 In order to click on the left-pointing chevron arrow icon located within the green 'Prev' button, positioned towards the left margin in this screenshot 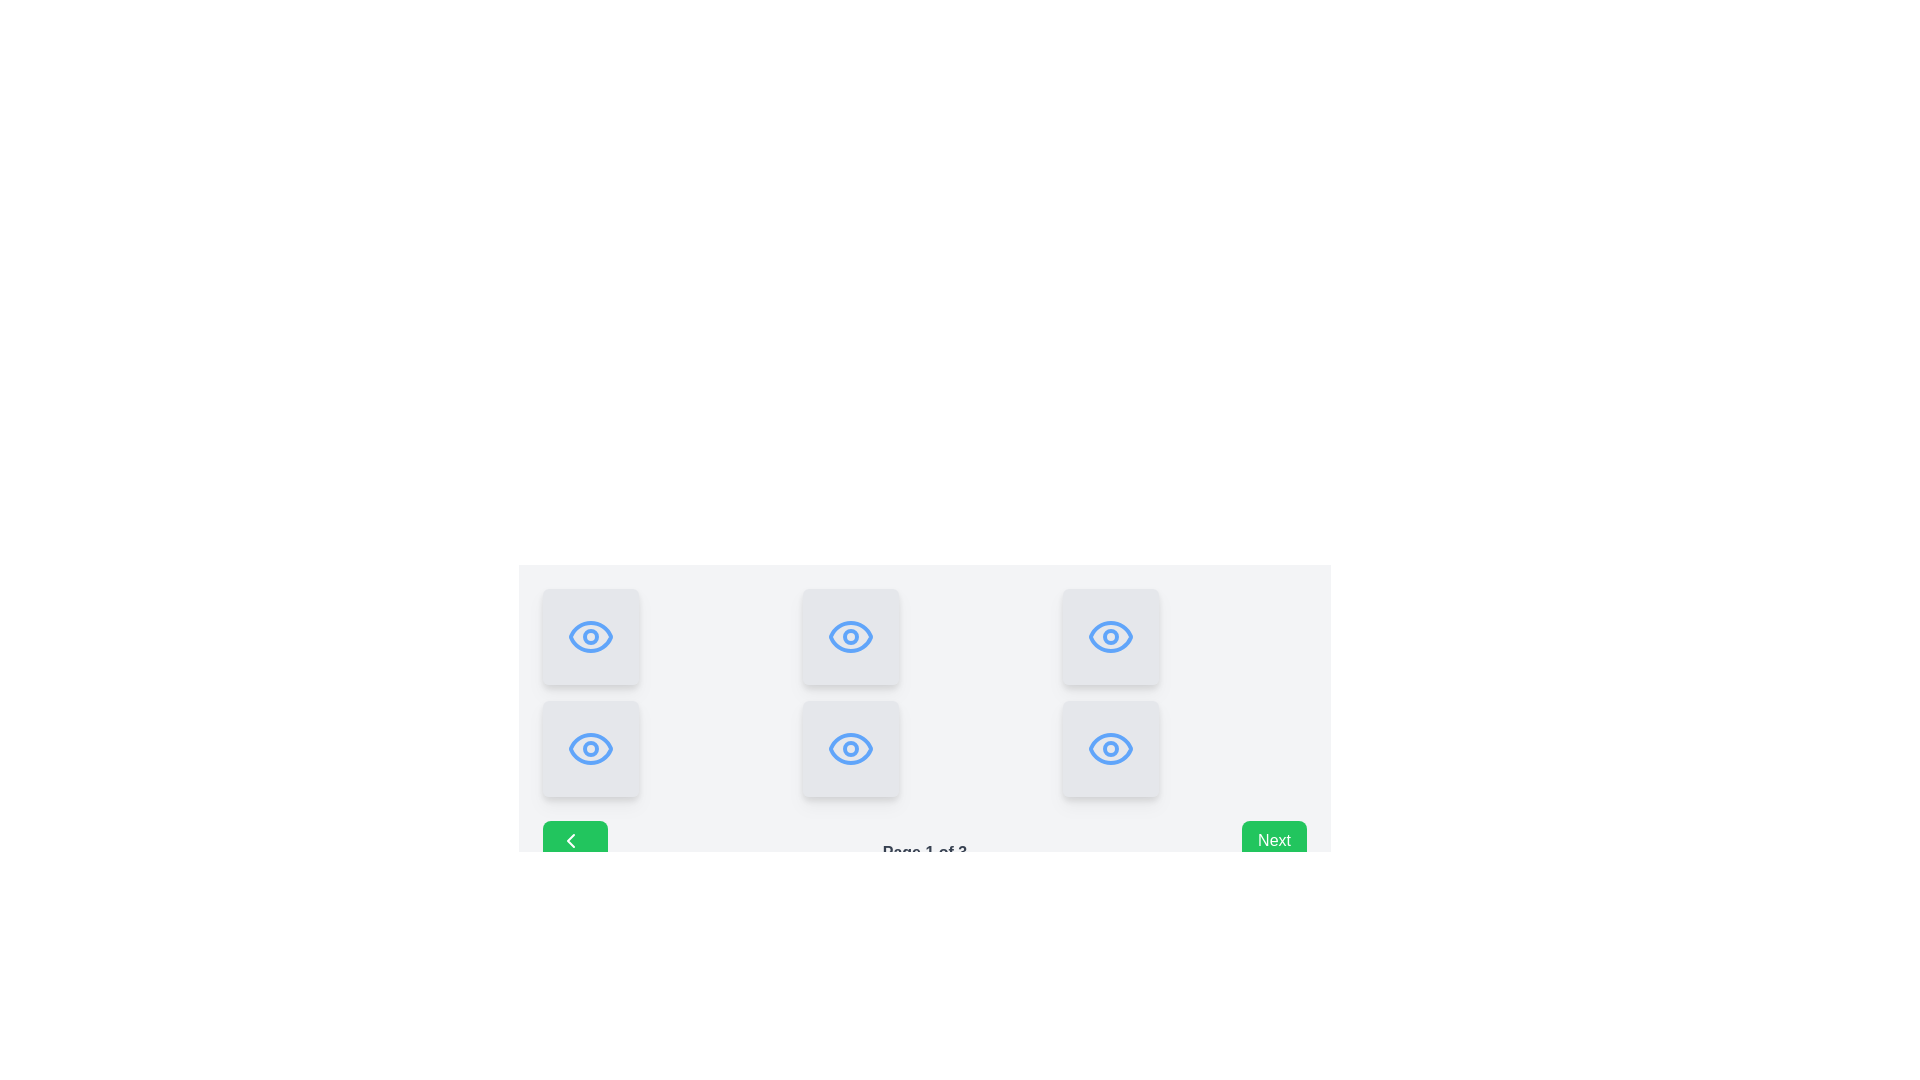, I will do `click(570, 840)`.